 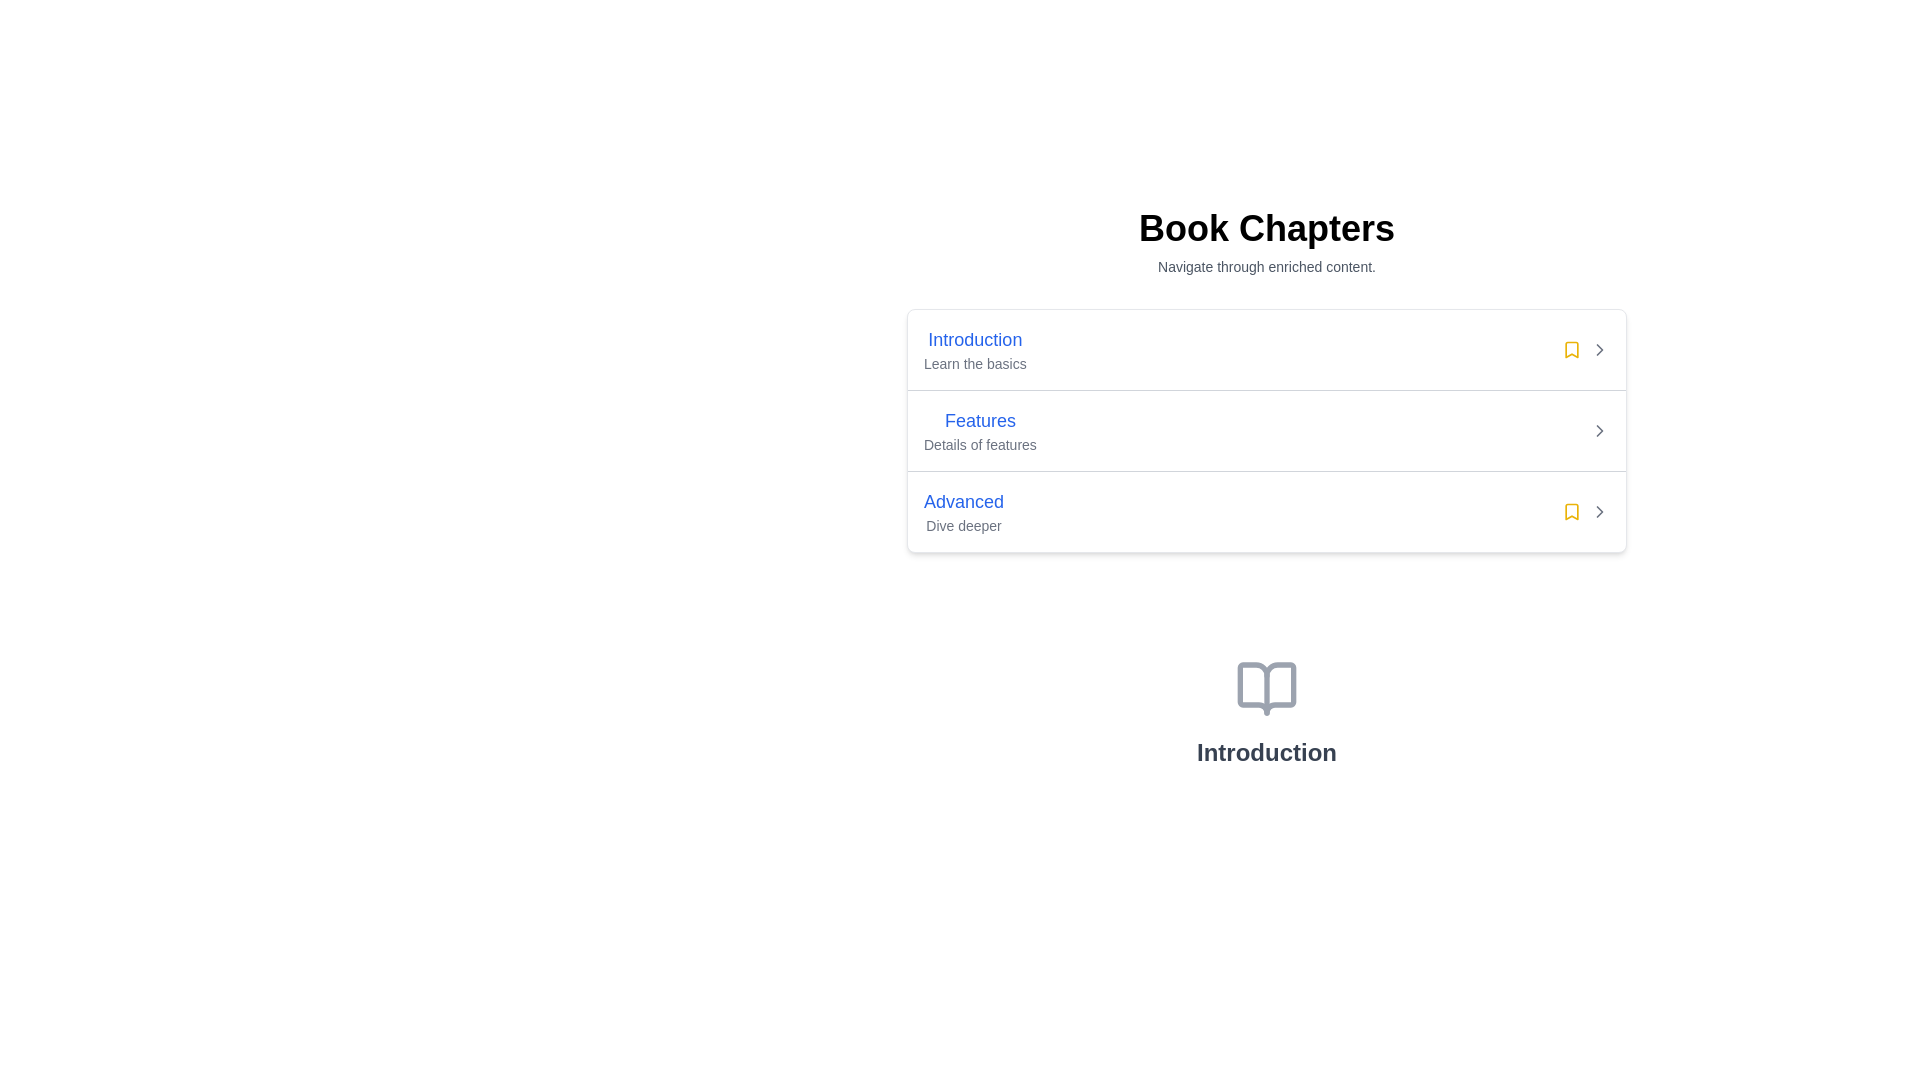 What do you see at coordinates (1266, 265) in the screenshot?
I see `the text label that provides additional context about the 'Book Chapters' section, located immediately below the 'Book Chapters' header` at bounding box center [1266, 265].